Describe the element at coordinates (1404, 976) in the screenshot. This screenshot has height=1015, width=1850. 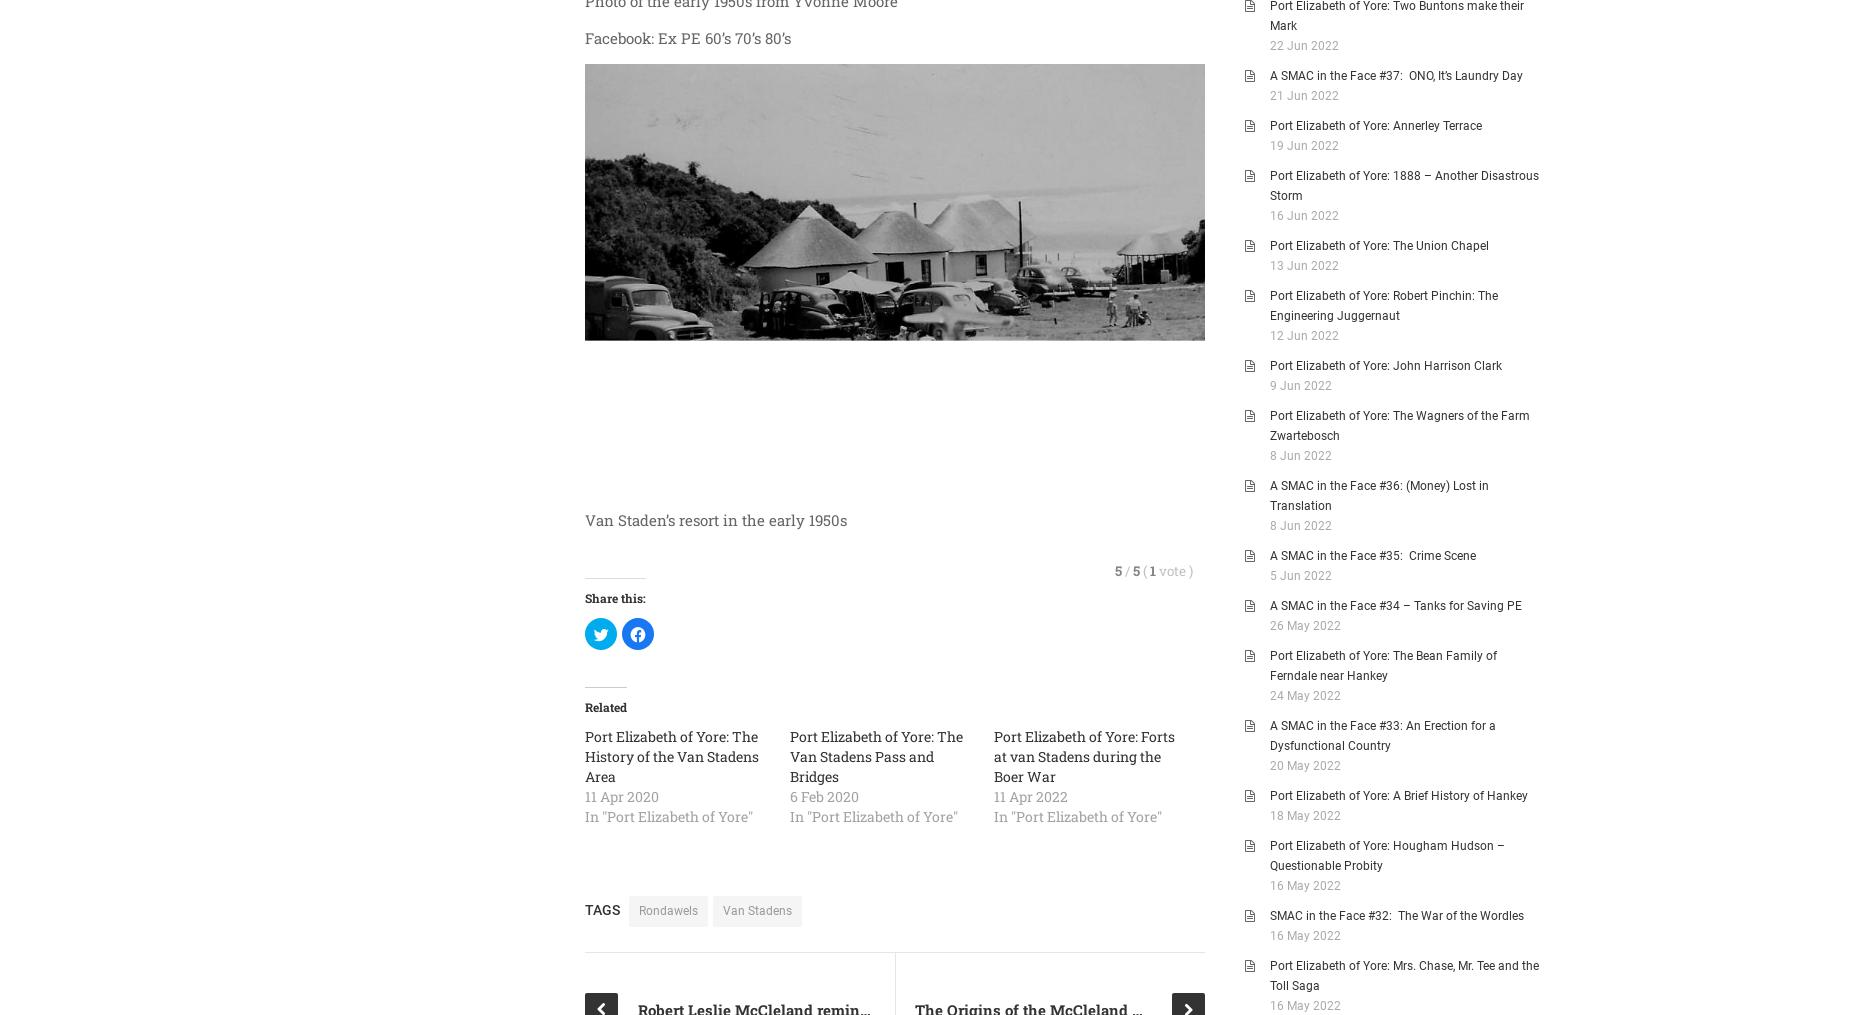
I see `'Port Elizabeth of Yore: Mrs. Chase, Mr. Tee and the Toll Saga'` at that location.